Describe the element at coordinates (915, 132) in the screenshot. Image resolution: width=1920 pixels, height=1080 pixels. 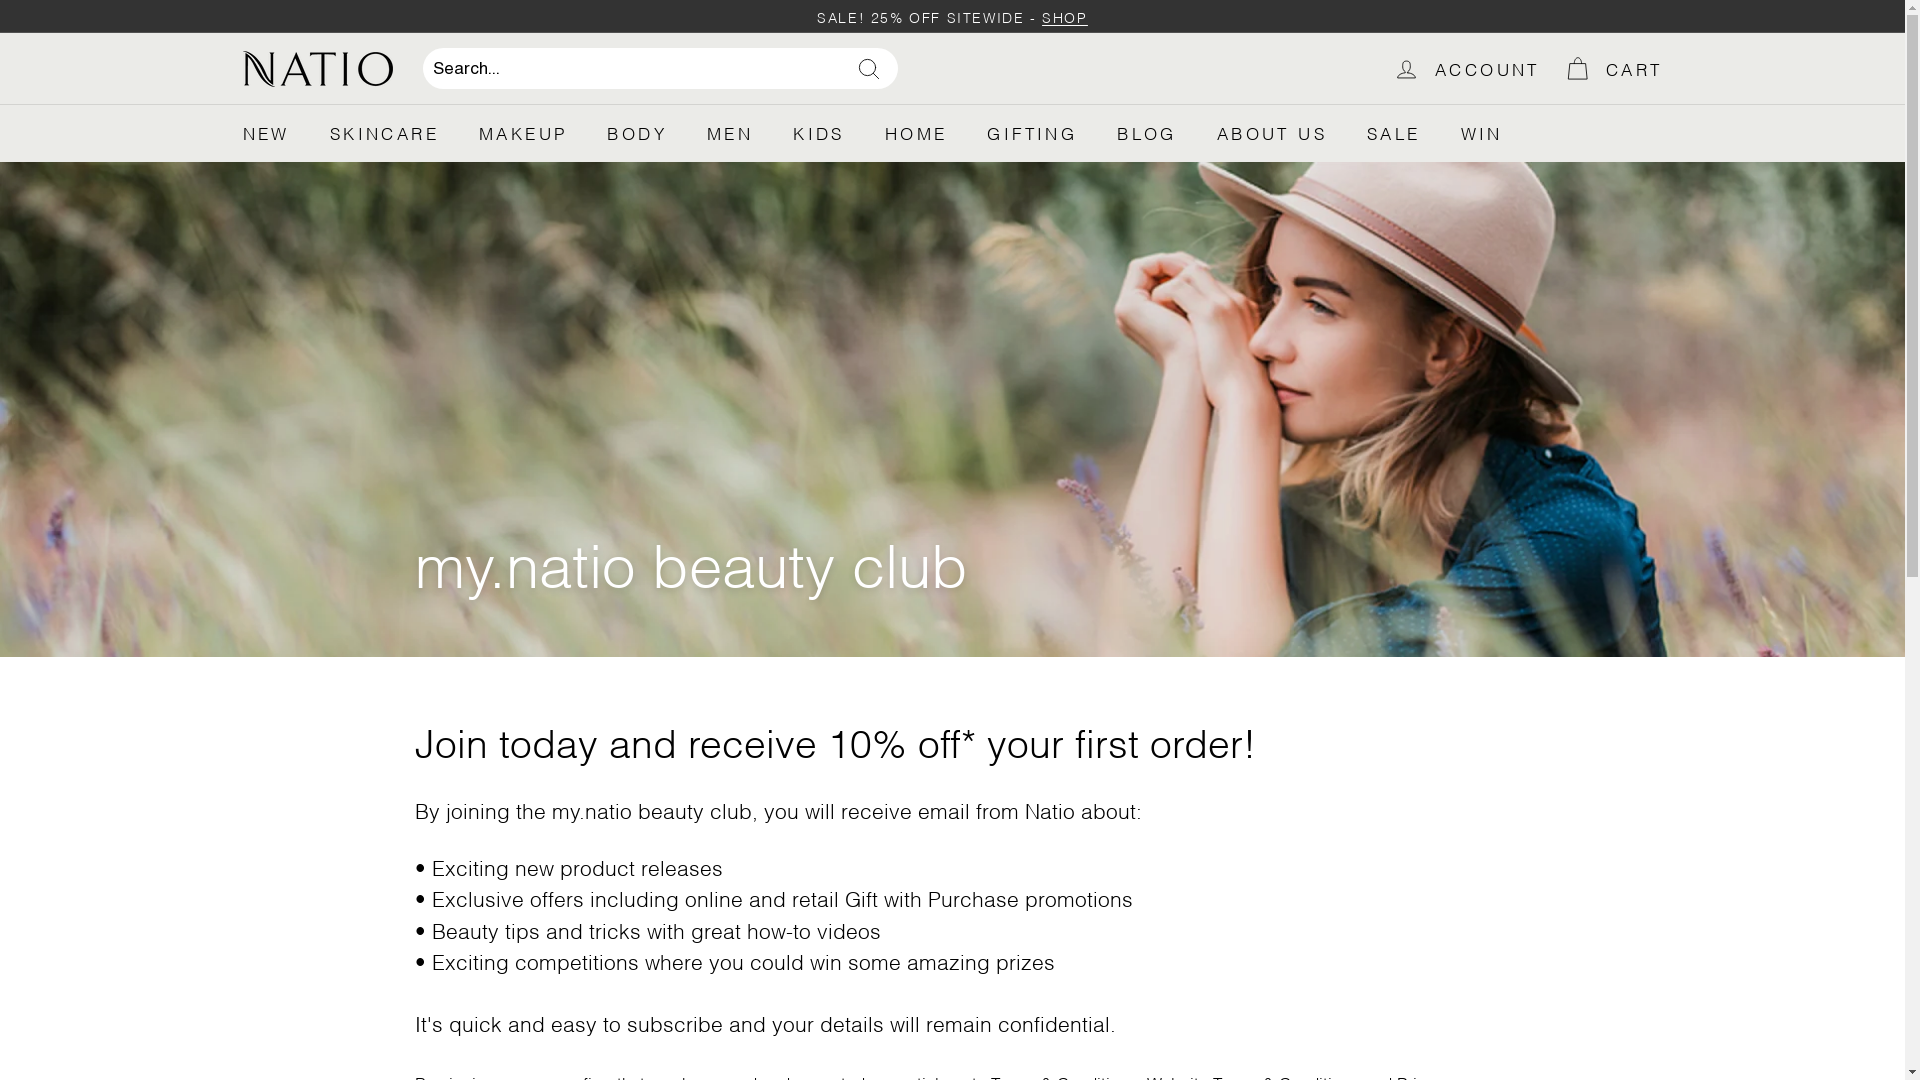
I see `'HOME'` at that location.